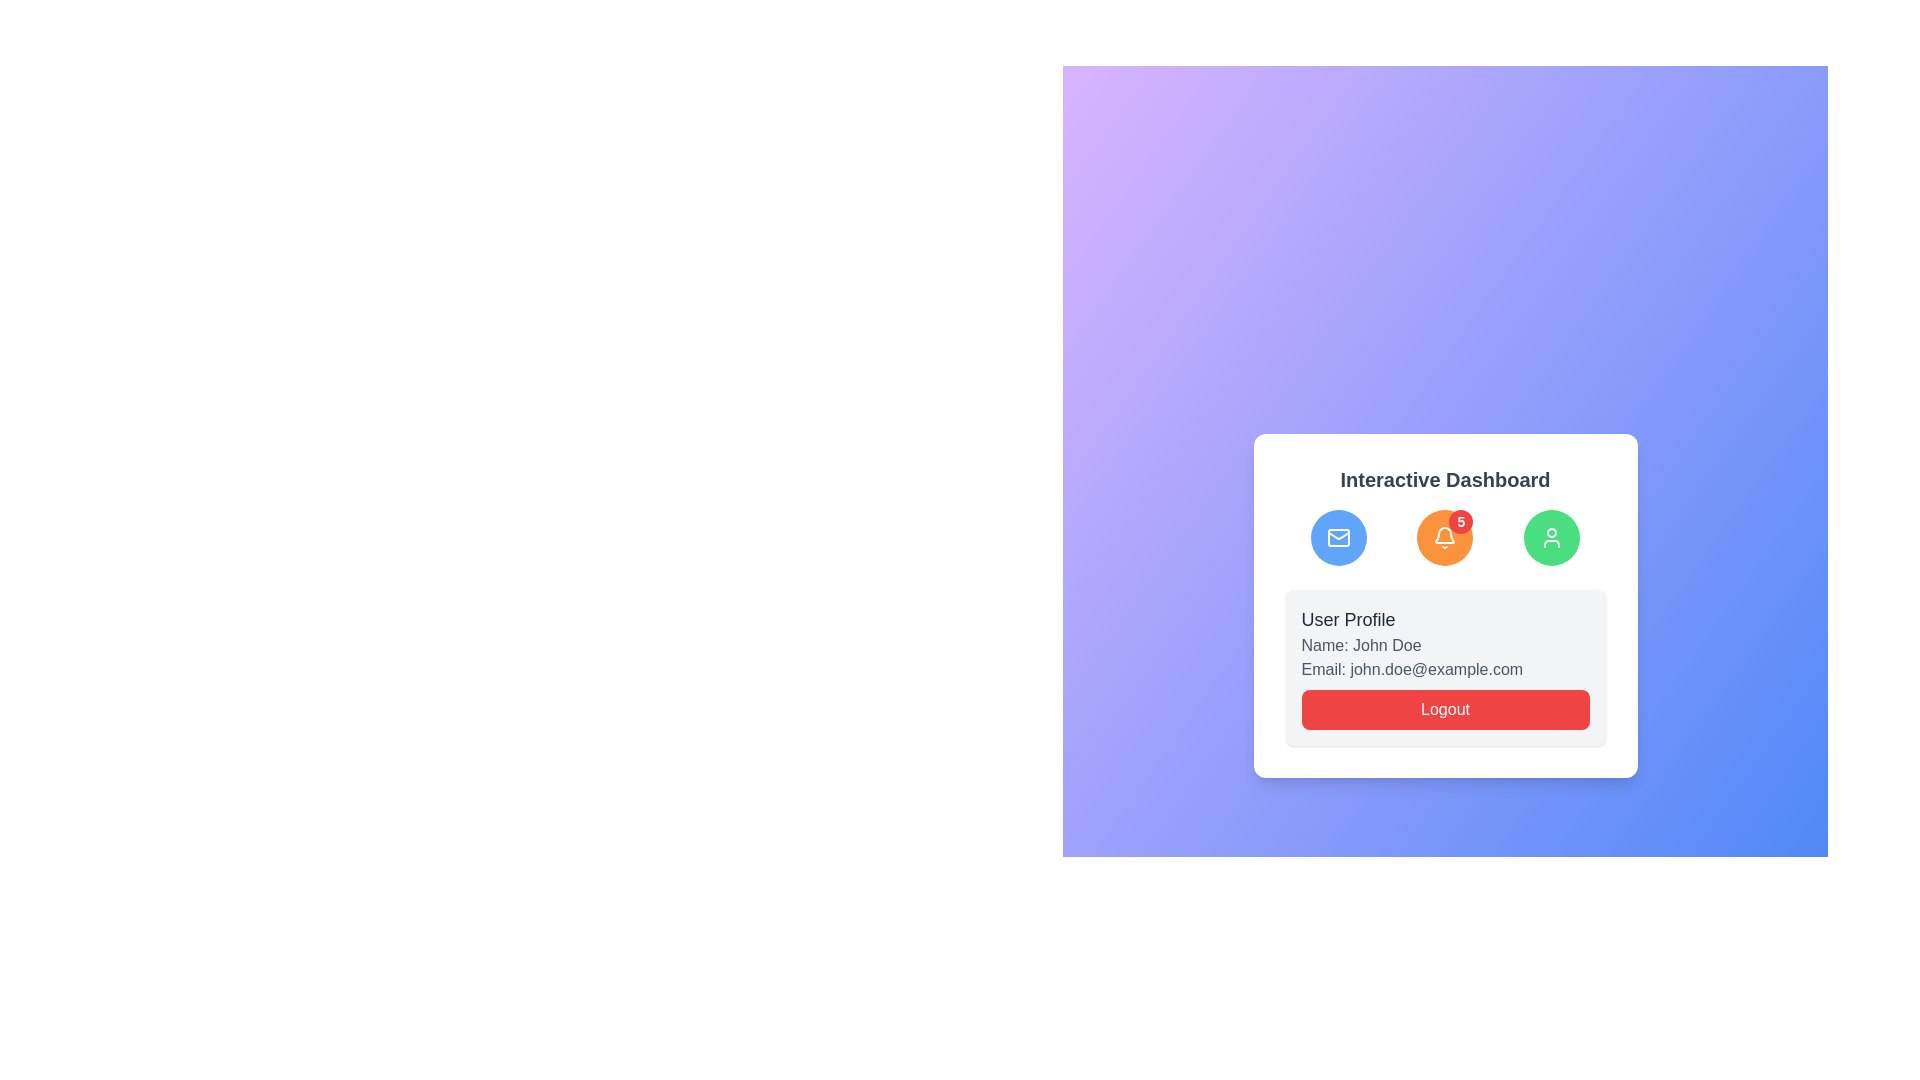  Describe the element at coordinates (1551, 536) in the screenshot. I see `the user's profile view toggle button located in the top-right section of the 'Interactive Dashboard' card, which is the rightmost circle in a row of three buttons` at that location.